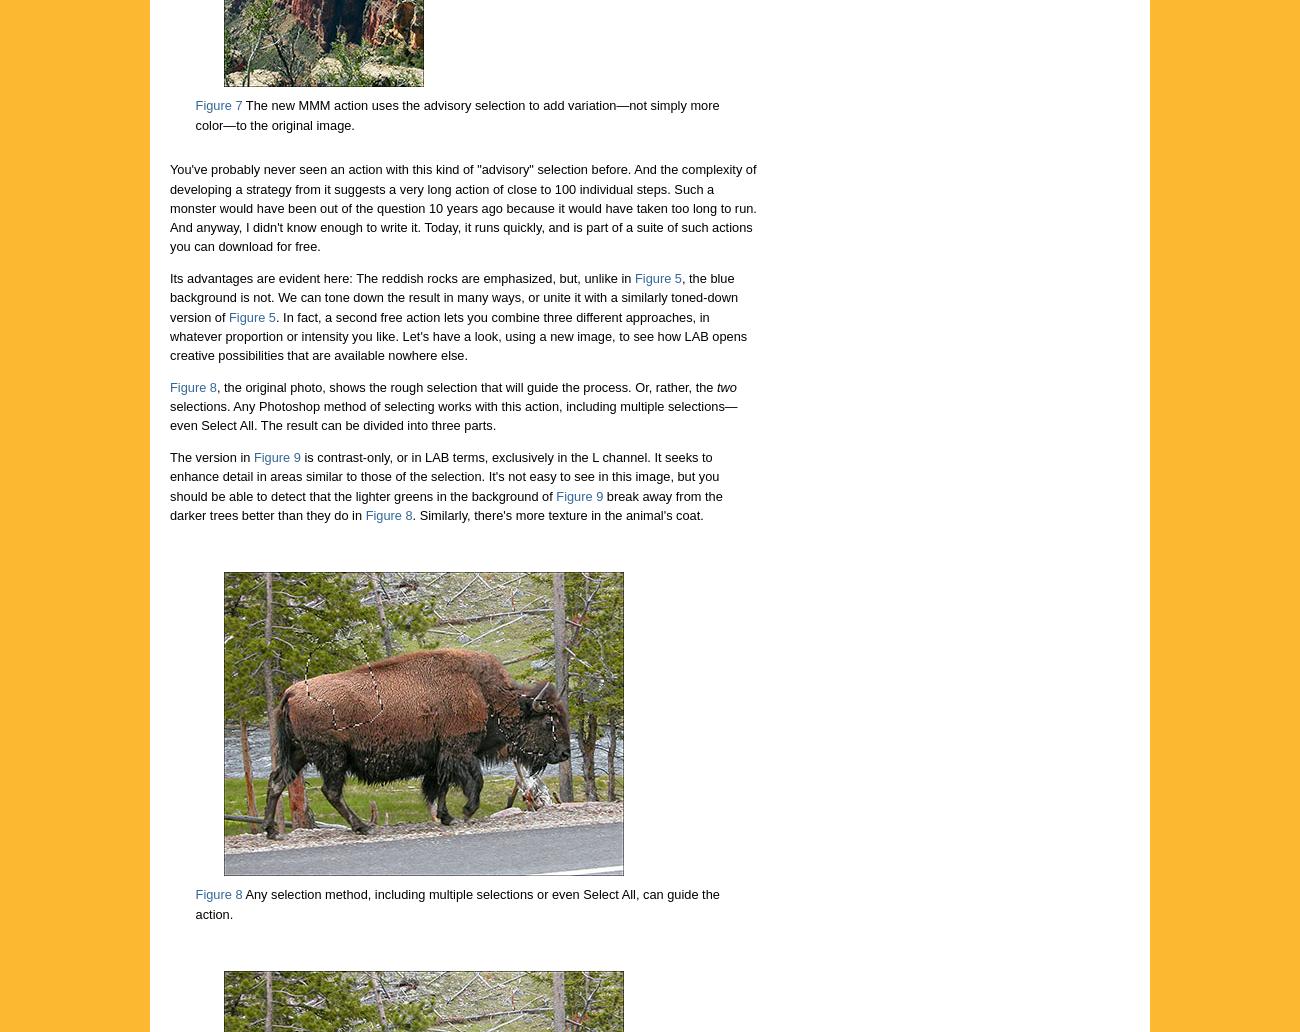 This screenshot has width=1300, height=1032. Describe the element at coordinates (443, 475) in the screenshot. I see `'is contrast-only, or in LAB terms, exclusively in the L channel. It seeks to enhance detail in areas similar to those of the selection. It's not easy to see in this image, but you should be able to detect that the lighter greens in the background of'` at that location.